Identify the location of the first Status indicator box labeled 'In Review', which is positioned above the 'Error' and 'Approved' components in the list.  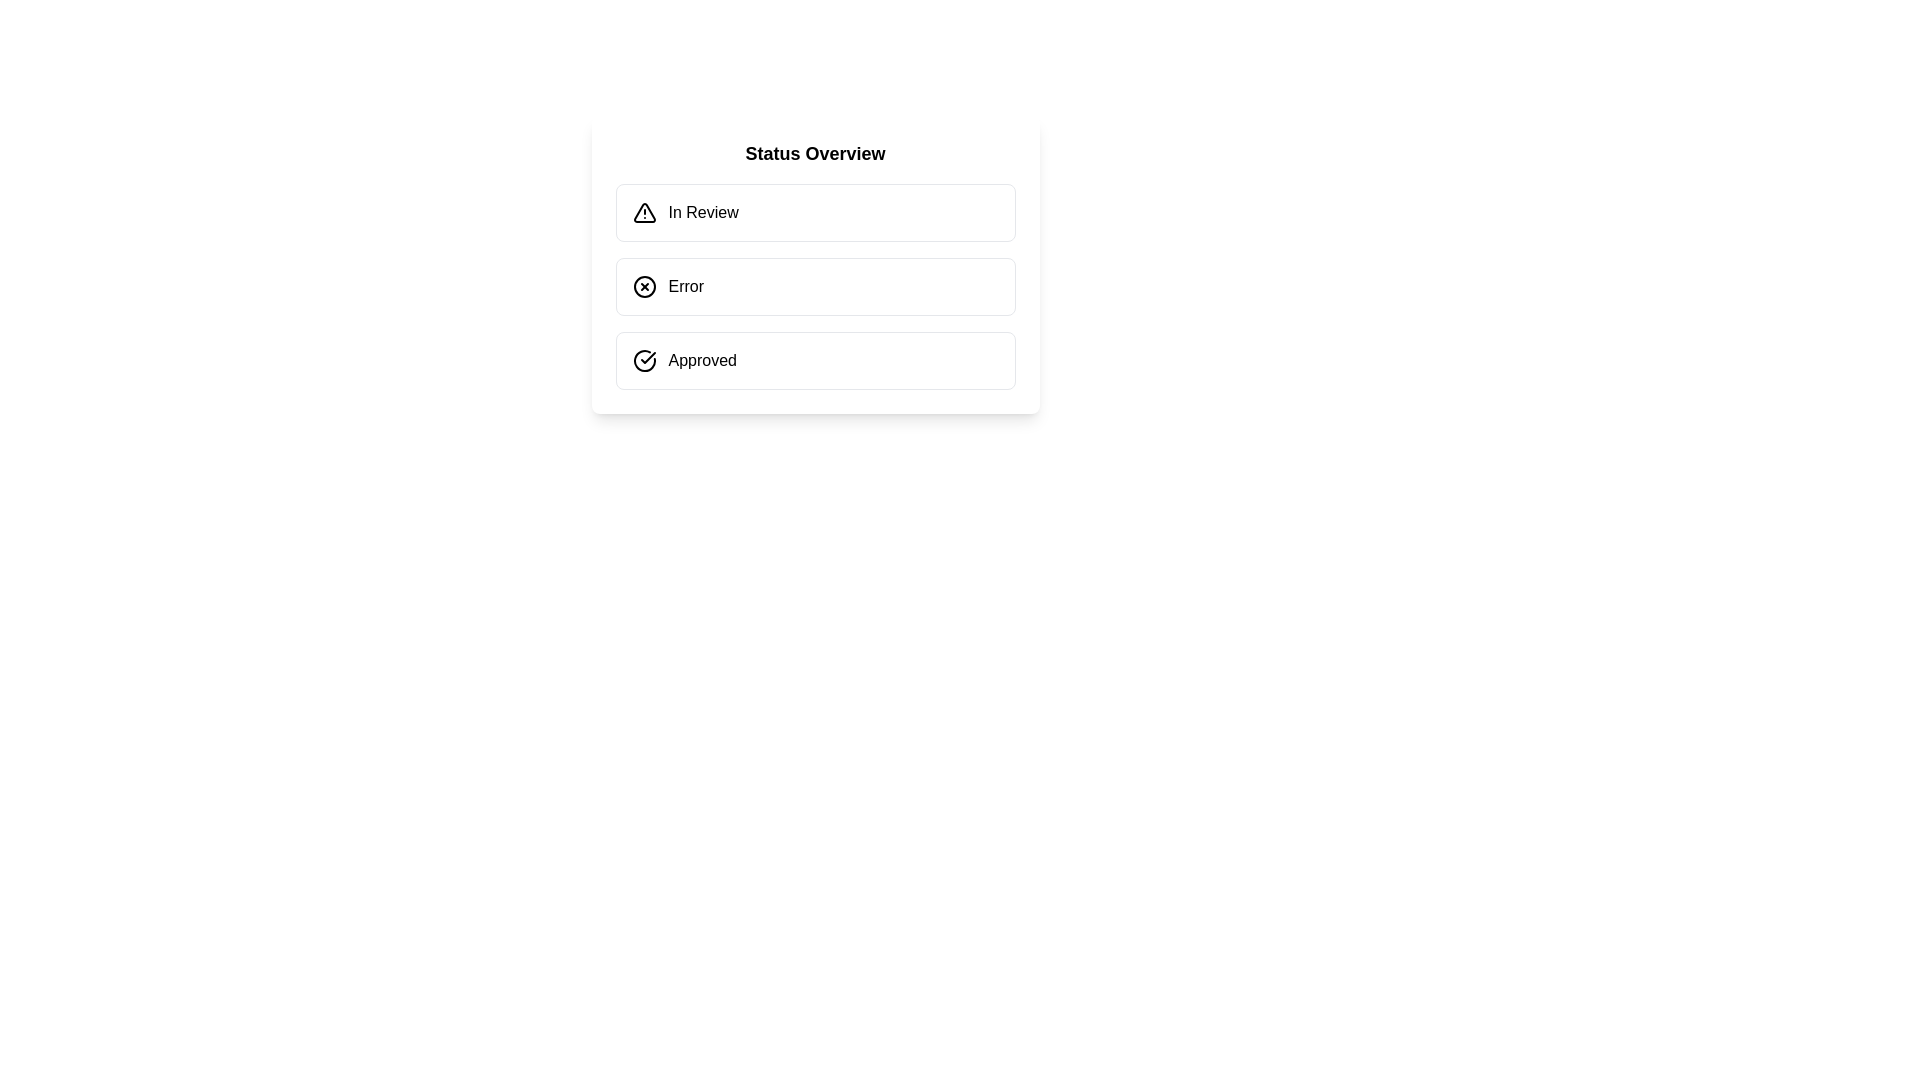
(815, 212).